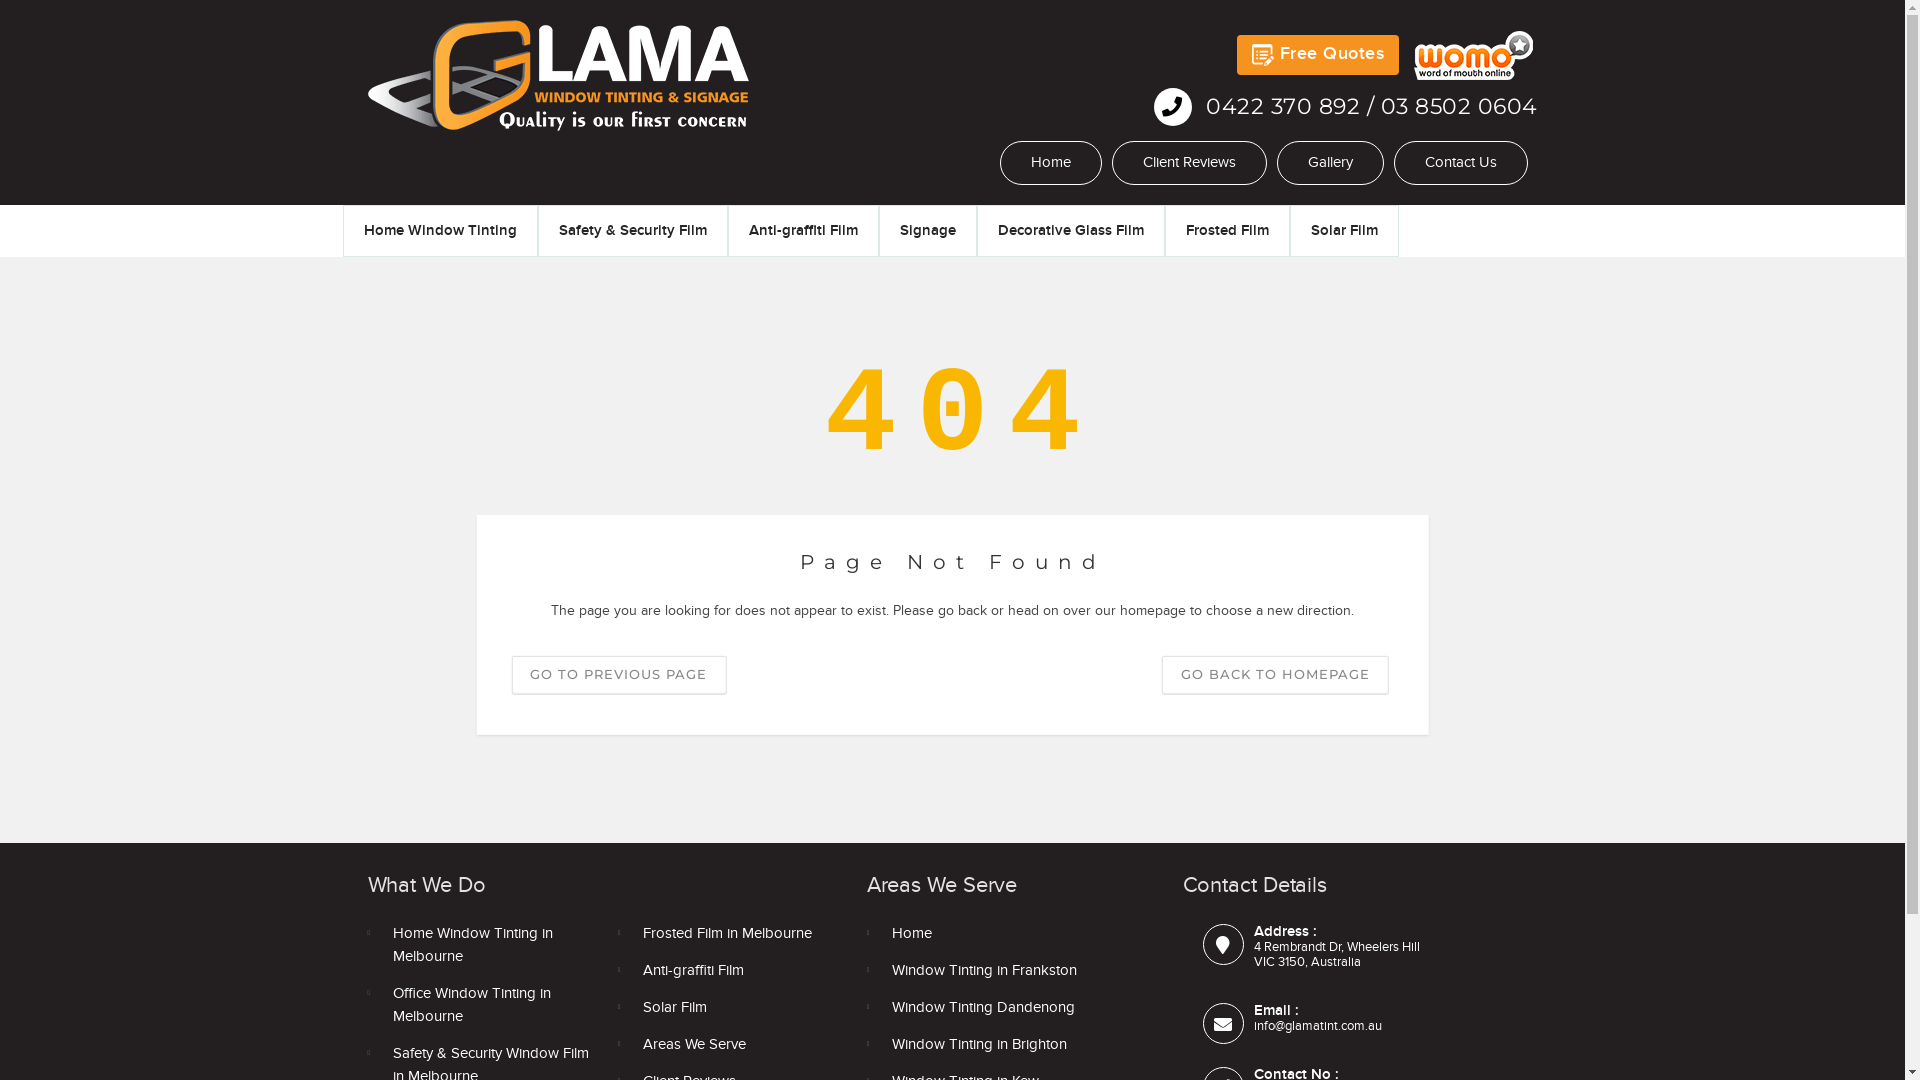 Image resolution: width=1920 pixels, height=1080 pixels. I want to click on 'GO TO PREVIOUS PAGE', so click(510, 674).